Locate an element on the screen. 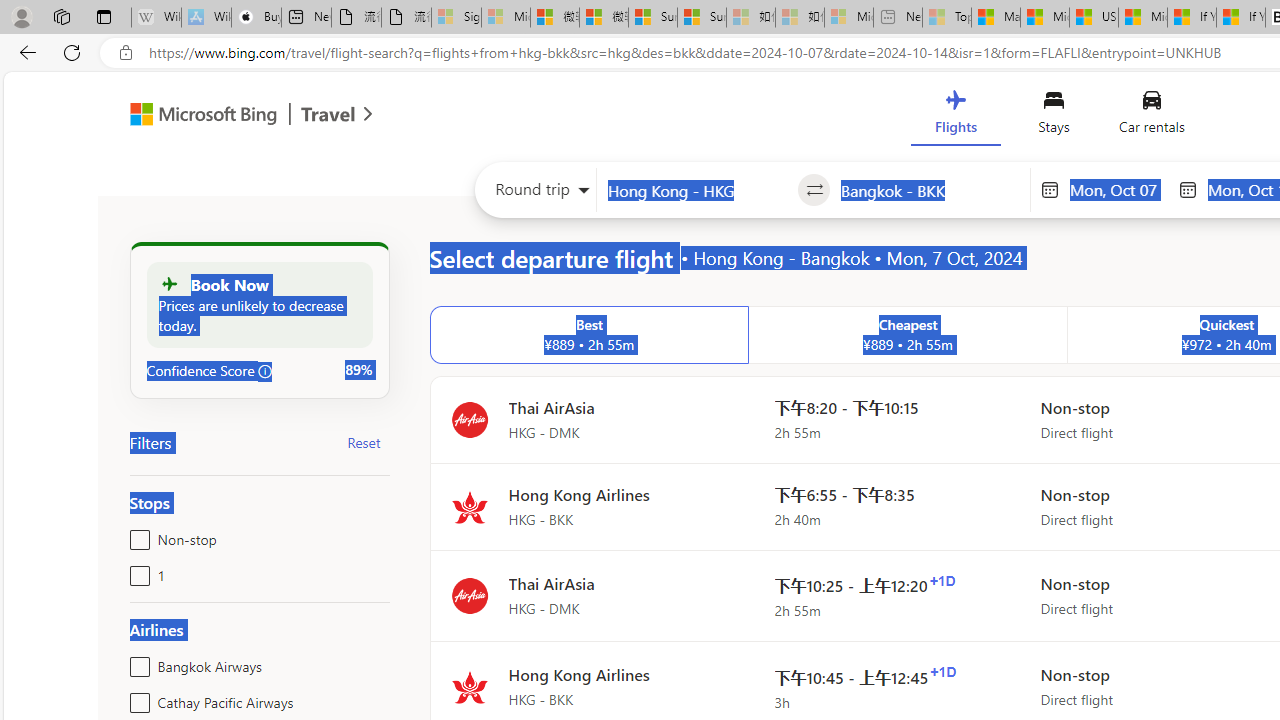  'Reset' is located at coordinates (364, 441).